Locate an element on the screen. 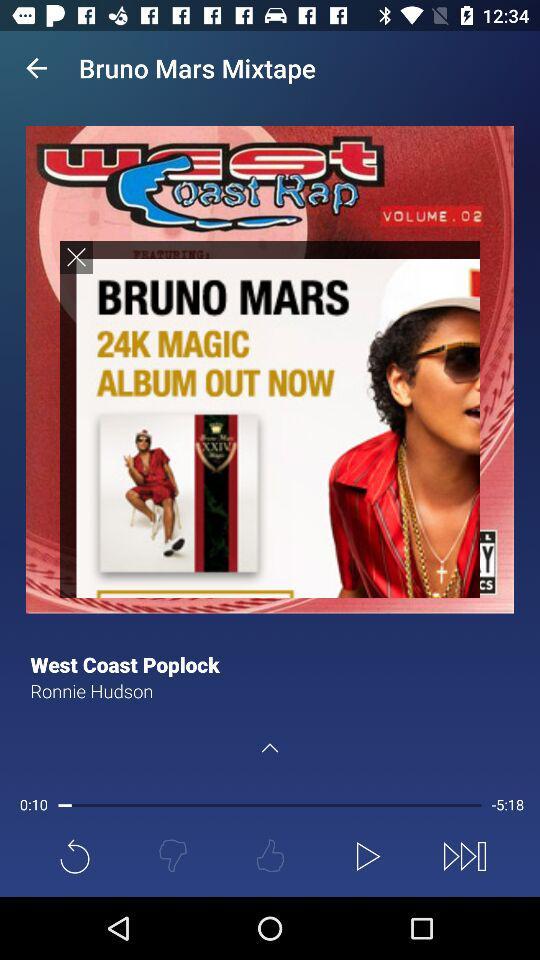 Image resolution: width=540 pixels, height=960 pixels. the thumbs_down icon is located at coordinates (172, 855).